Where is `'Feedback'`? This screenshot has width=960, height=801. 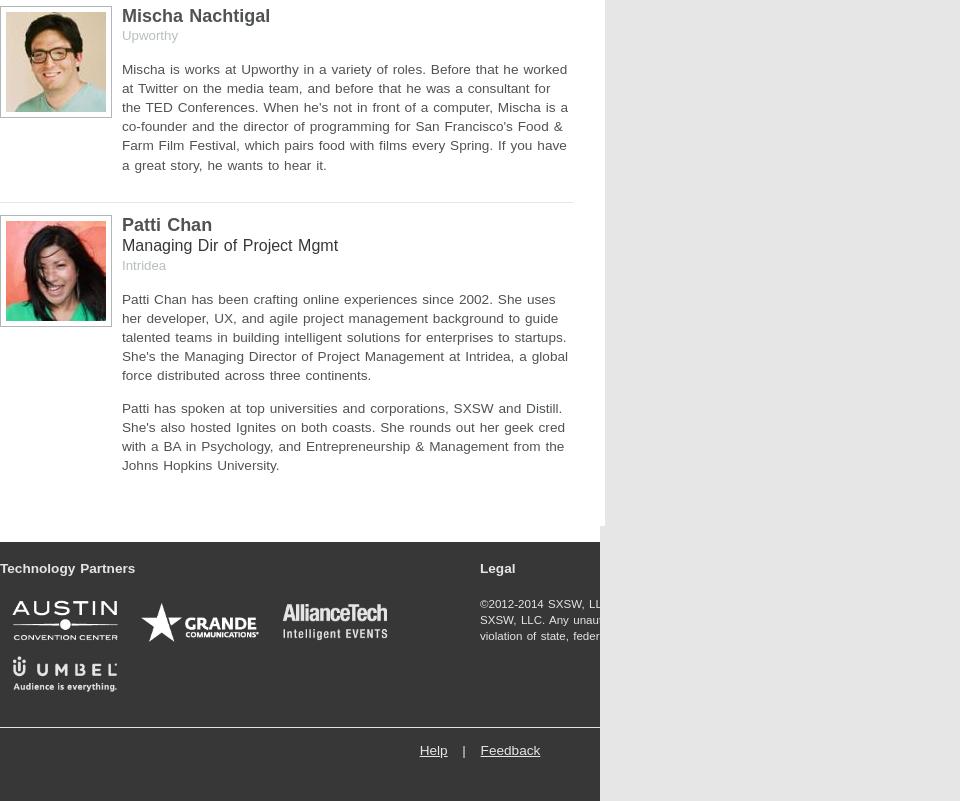
'Feedback' is located at coordinates (508, 750).